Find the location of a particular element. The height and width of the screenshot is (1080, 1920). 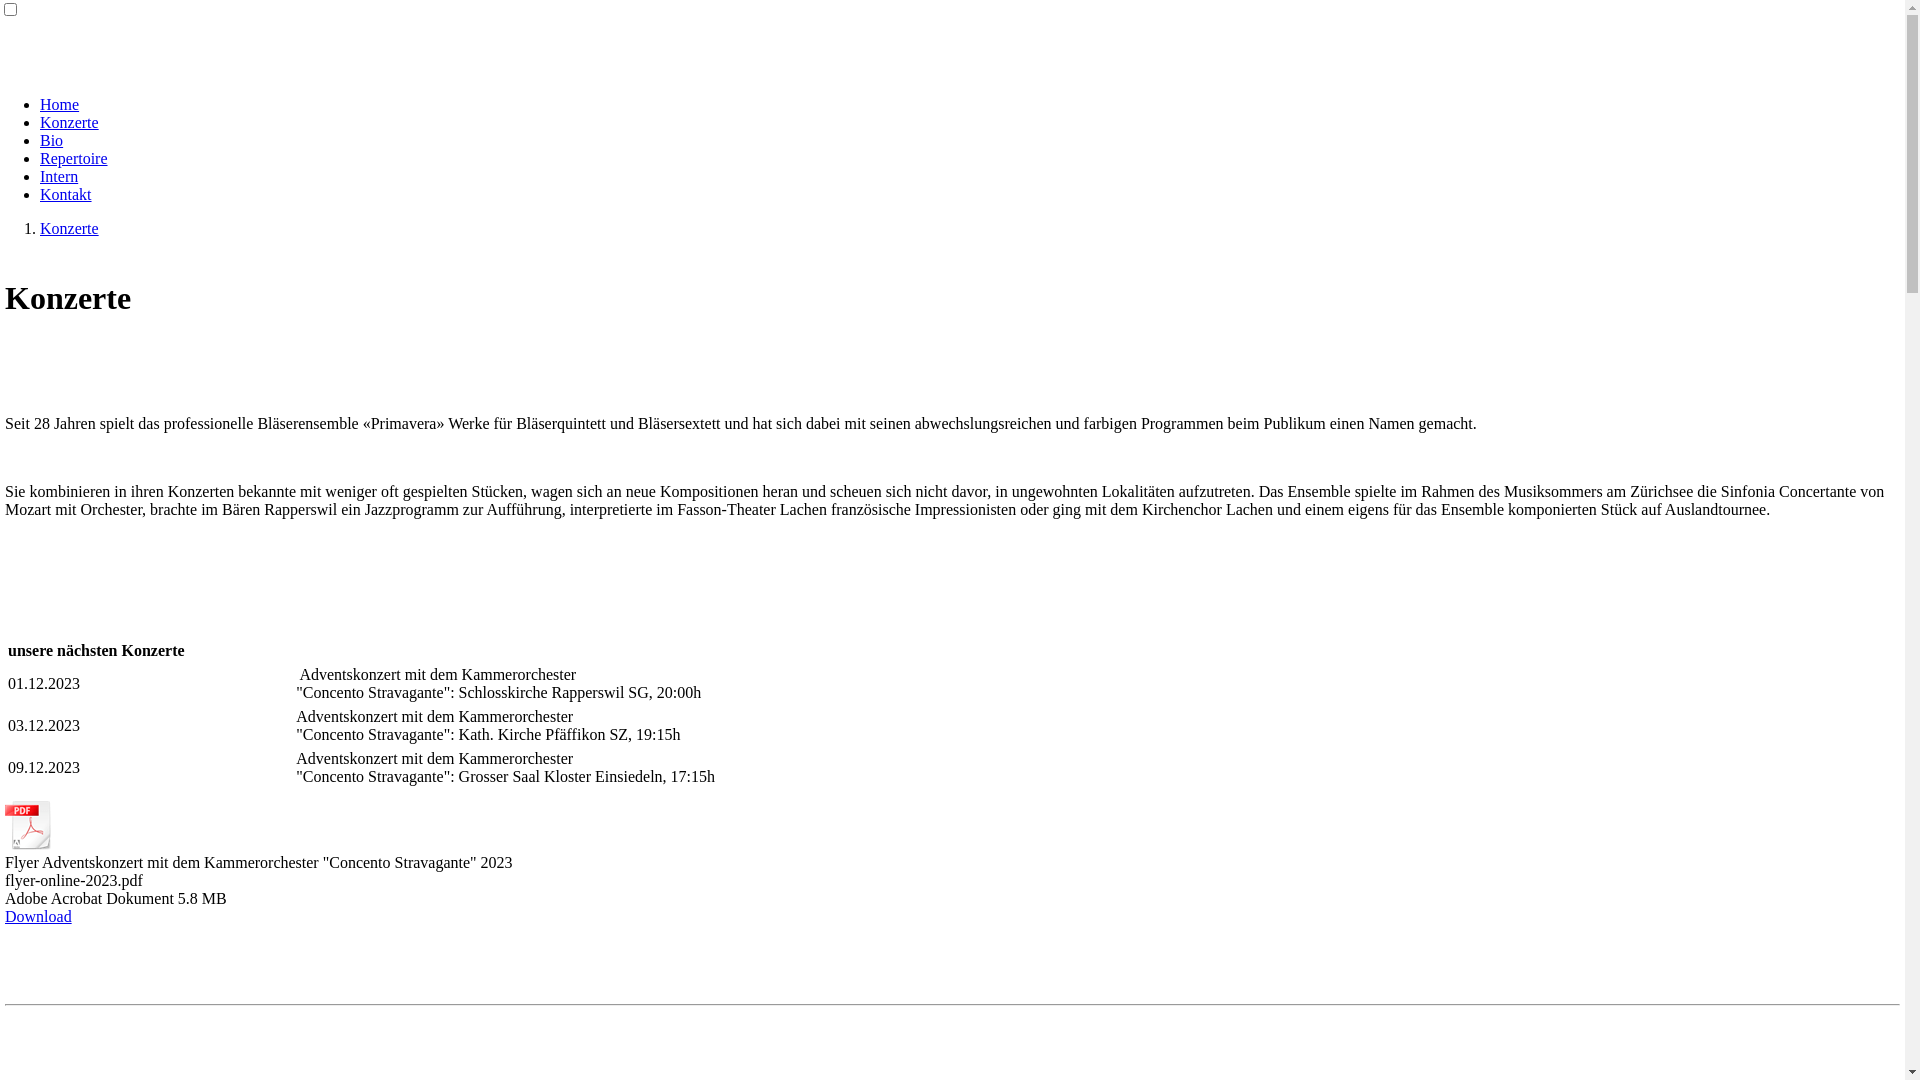

'Bio' is located at coordinates (51, 139).